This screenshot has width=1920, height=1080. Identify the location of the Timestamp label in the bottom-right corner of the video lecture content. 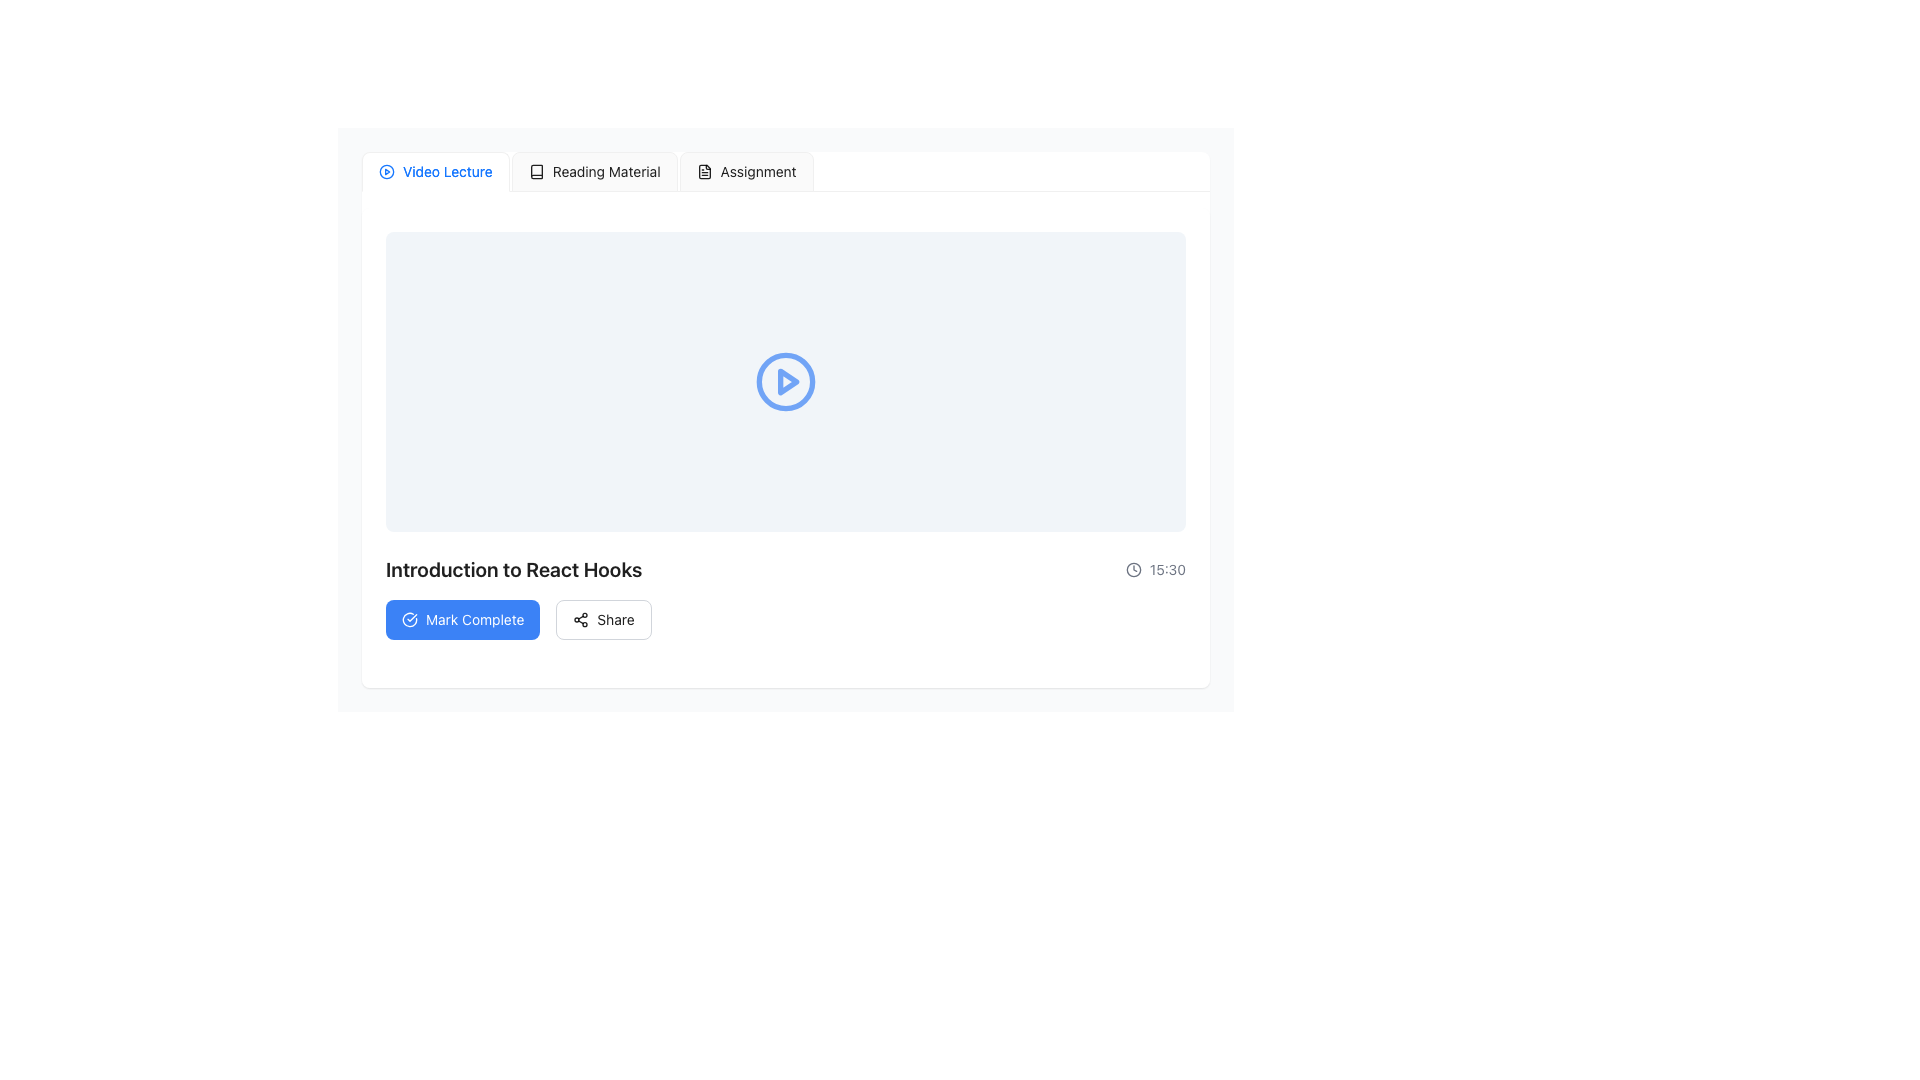
(1167, 570).